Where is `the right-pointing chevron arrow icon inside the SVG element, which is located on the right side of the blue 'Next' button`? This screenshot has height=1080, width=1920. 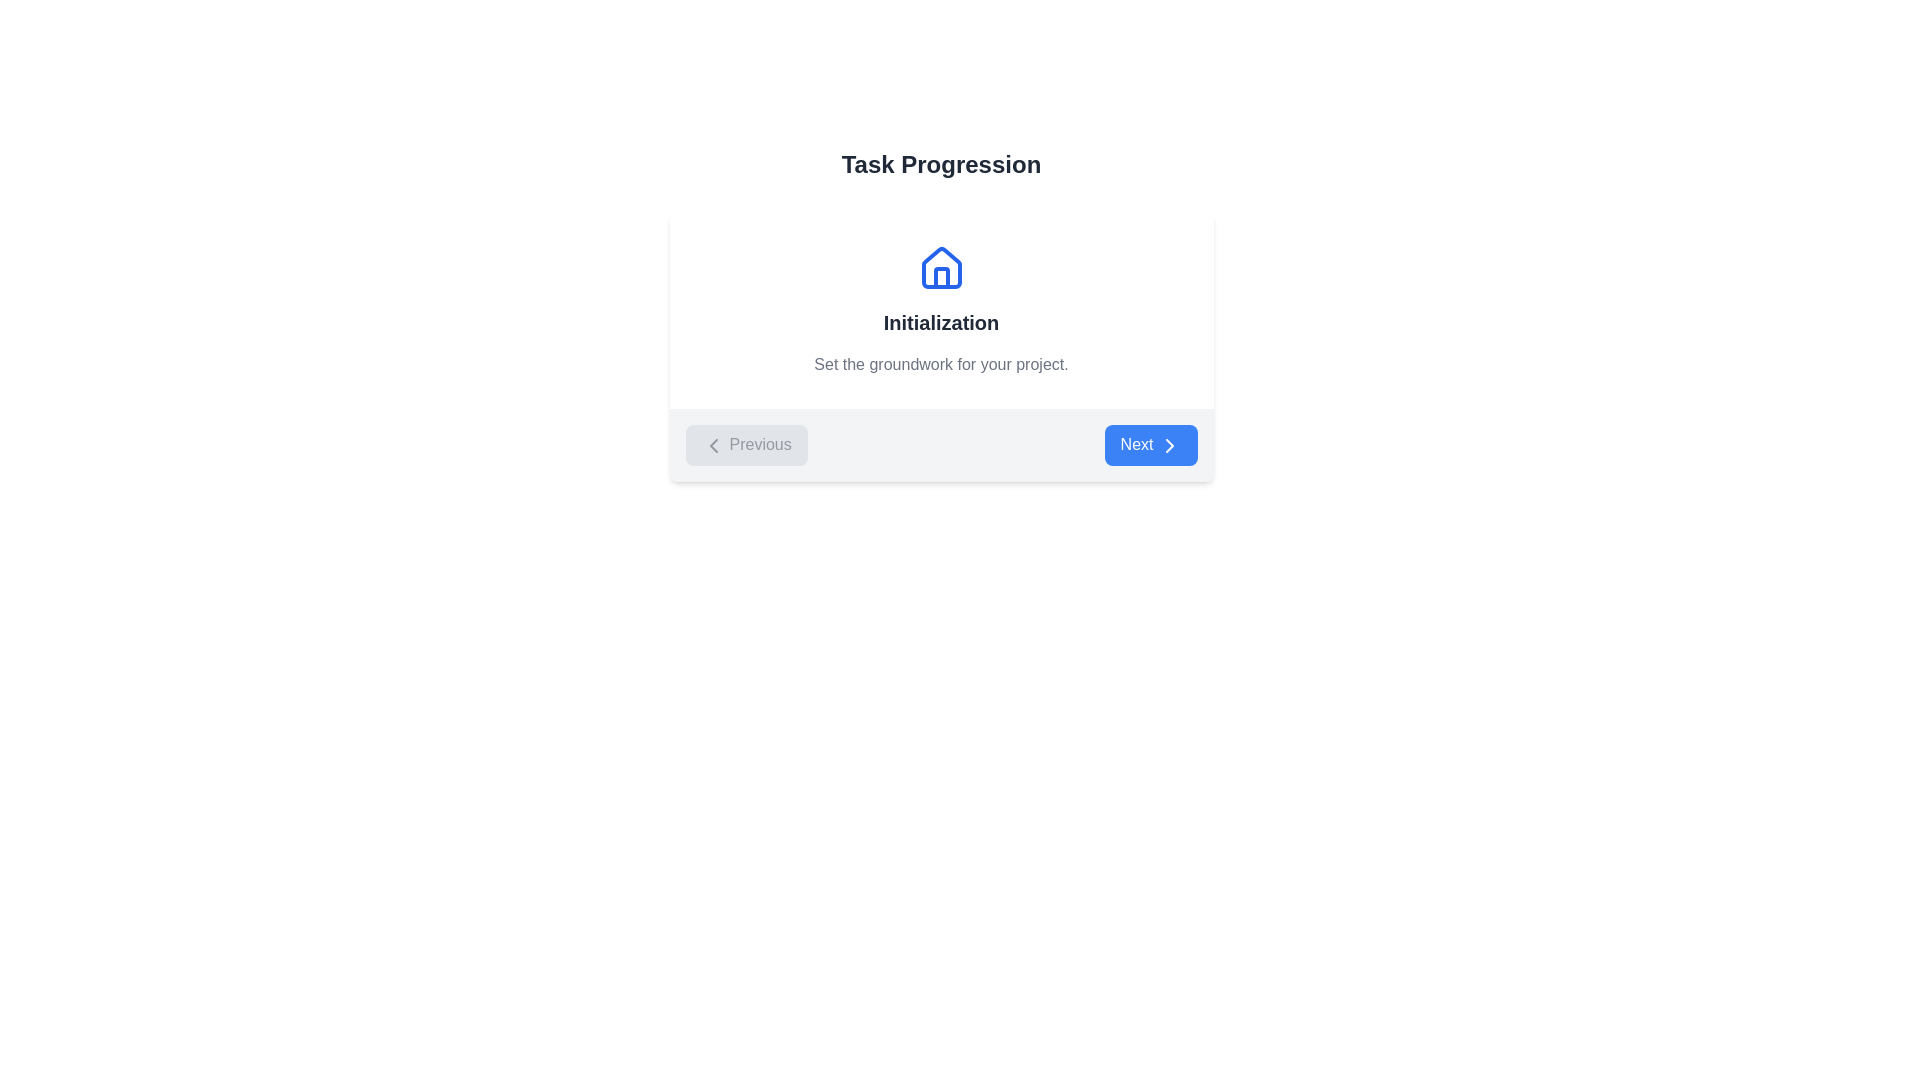
the right-pointing chevron arrow icon inside the SVG element, which is located on the right side of the blue 'Next' button is located at coordinates (1169, 444).